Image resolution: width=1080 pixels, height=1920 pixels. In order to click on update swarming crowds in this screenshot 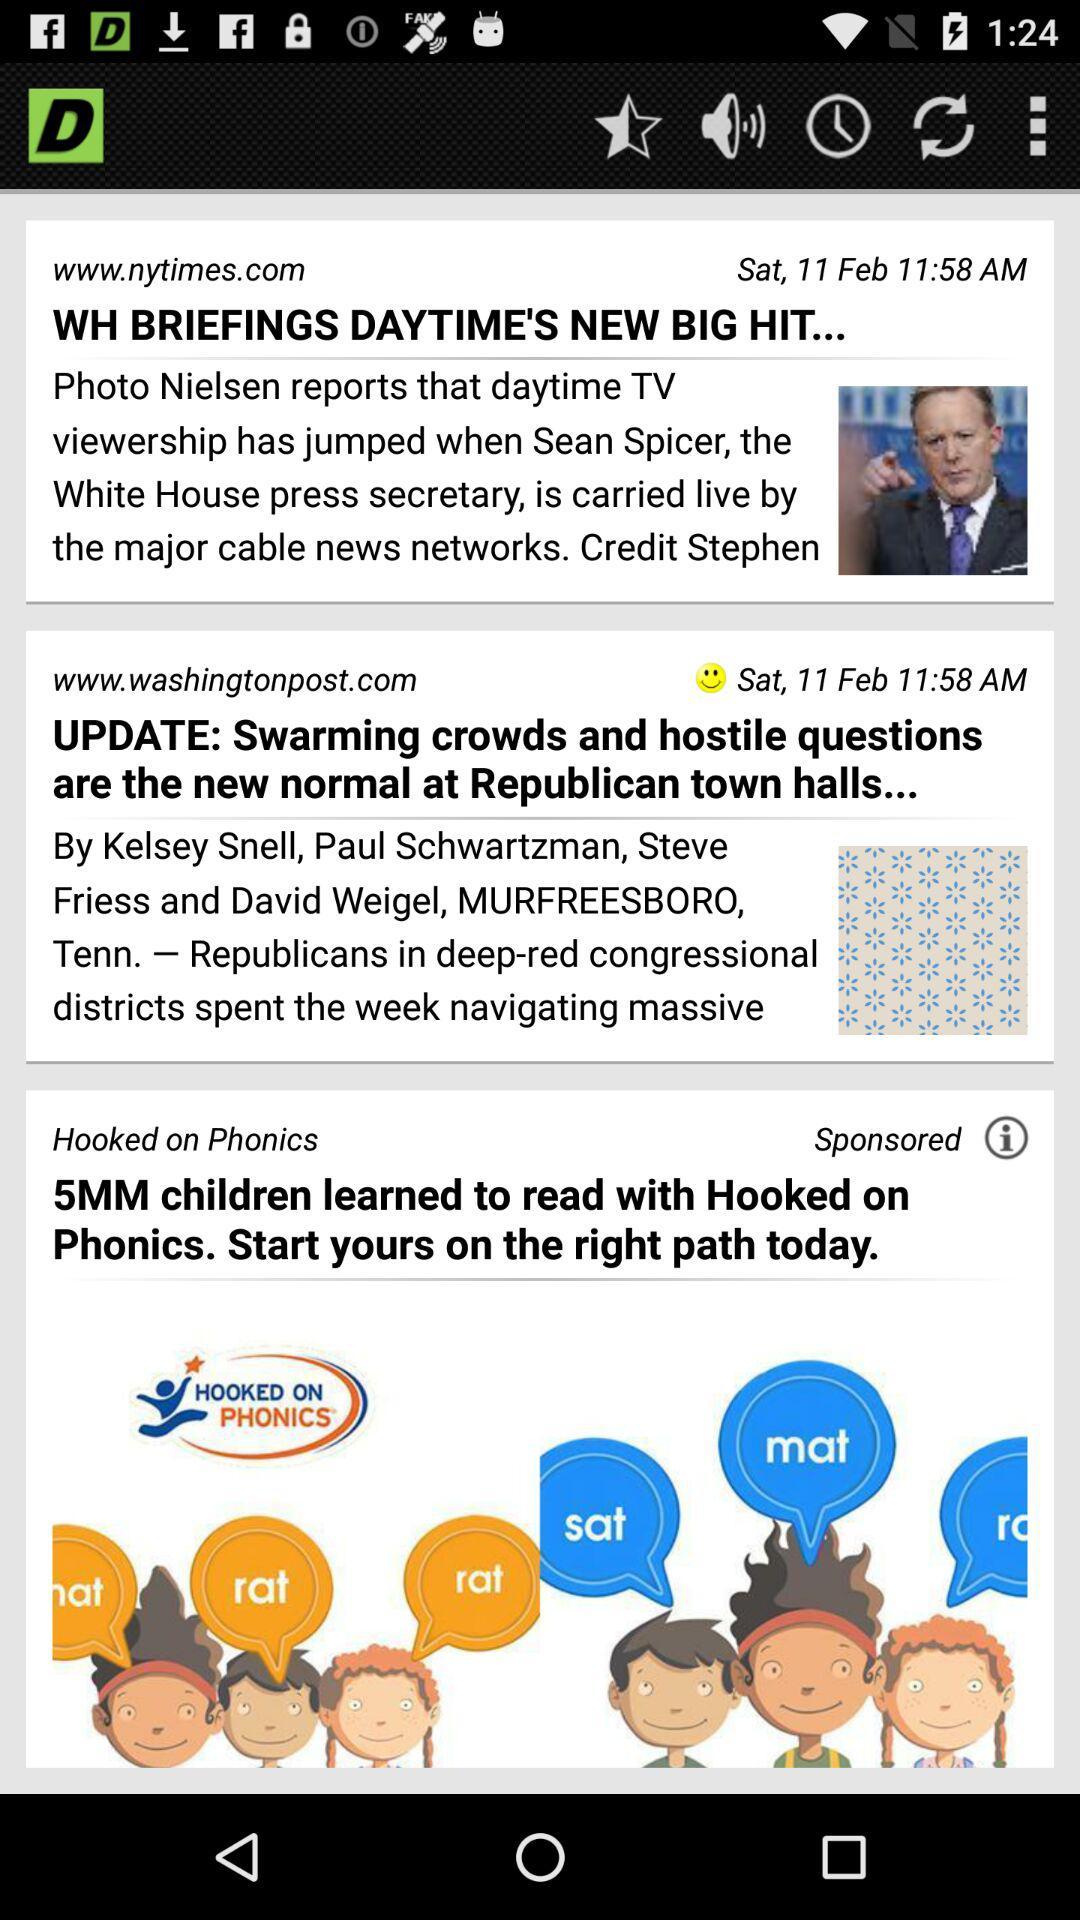, I will do `click(540, 757)`.